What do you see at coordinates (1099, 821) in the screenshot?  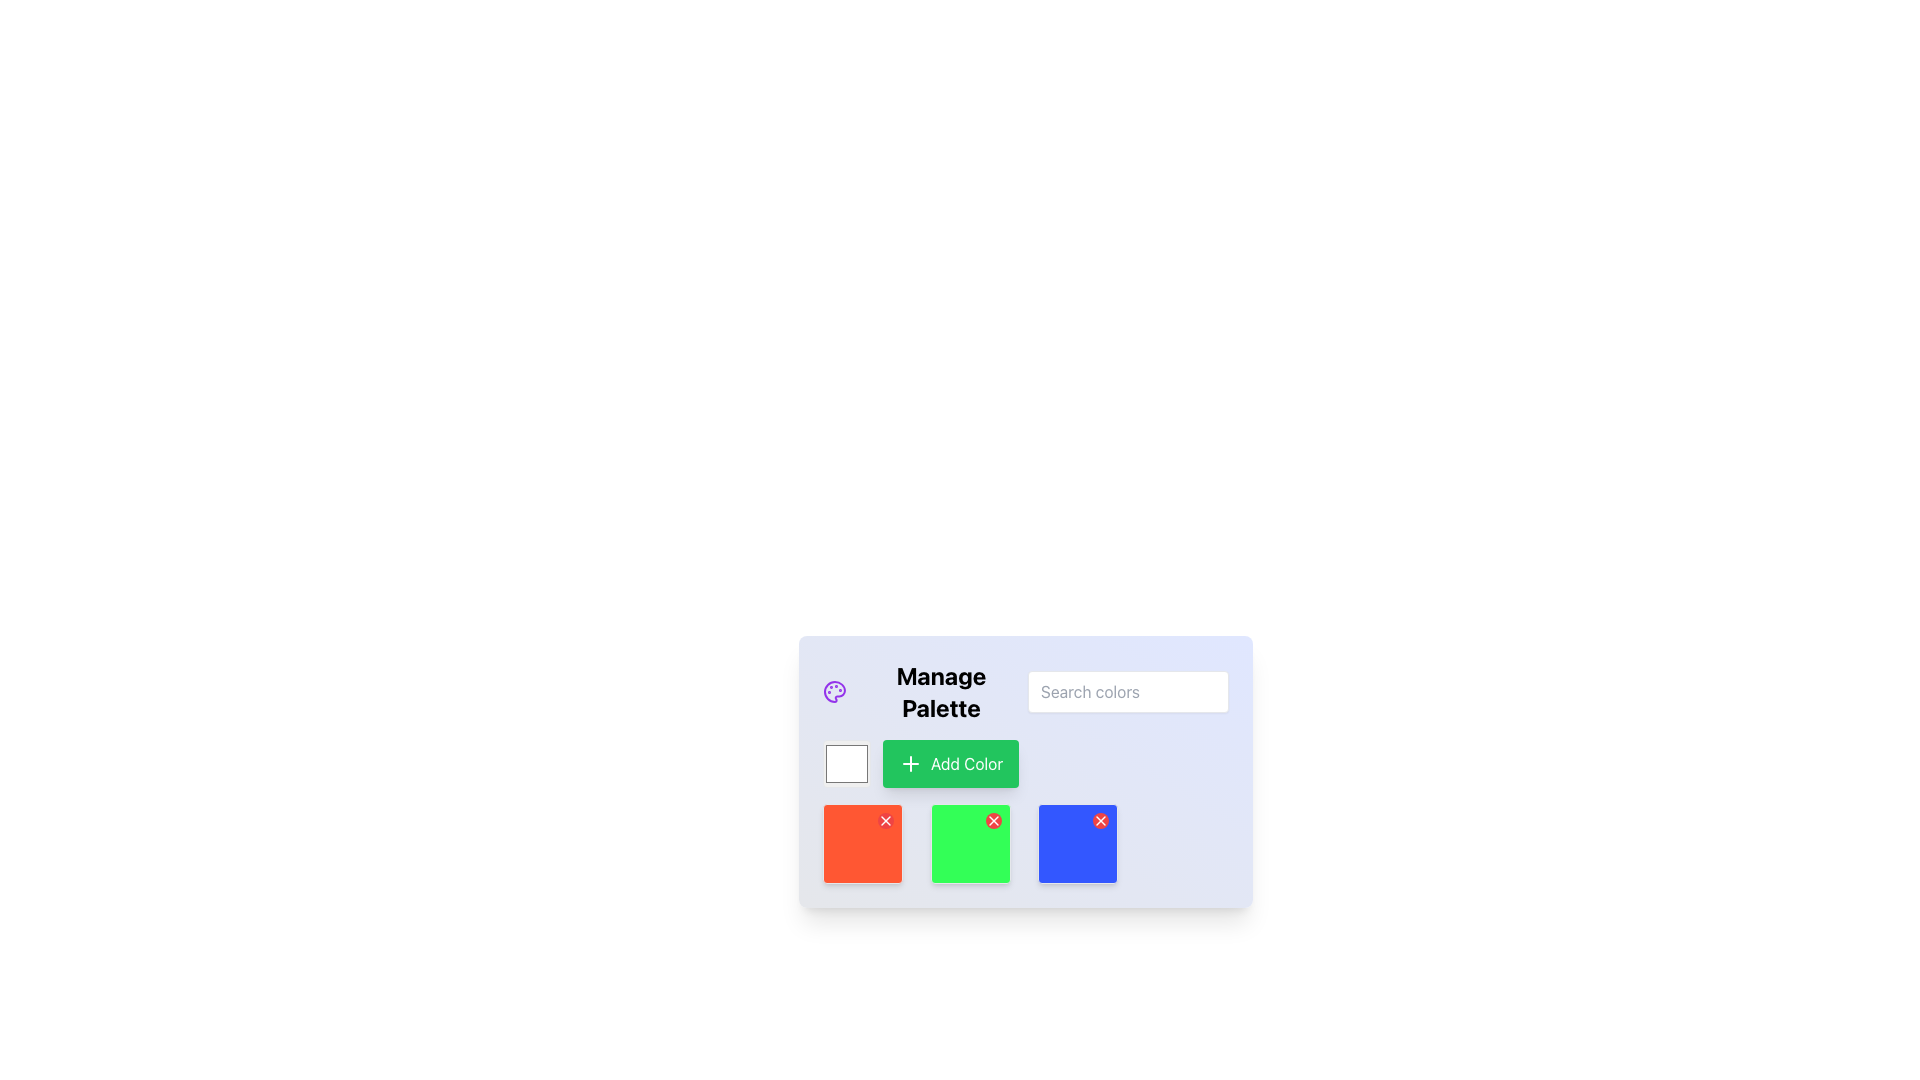 I see `the small circular button with a red background and white cross icon located at the top-right corner of the blue card` at bounding box center [1099, 821].